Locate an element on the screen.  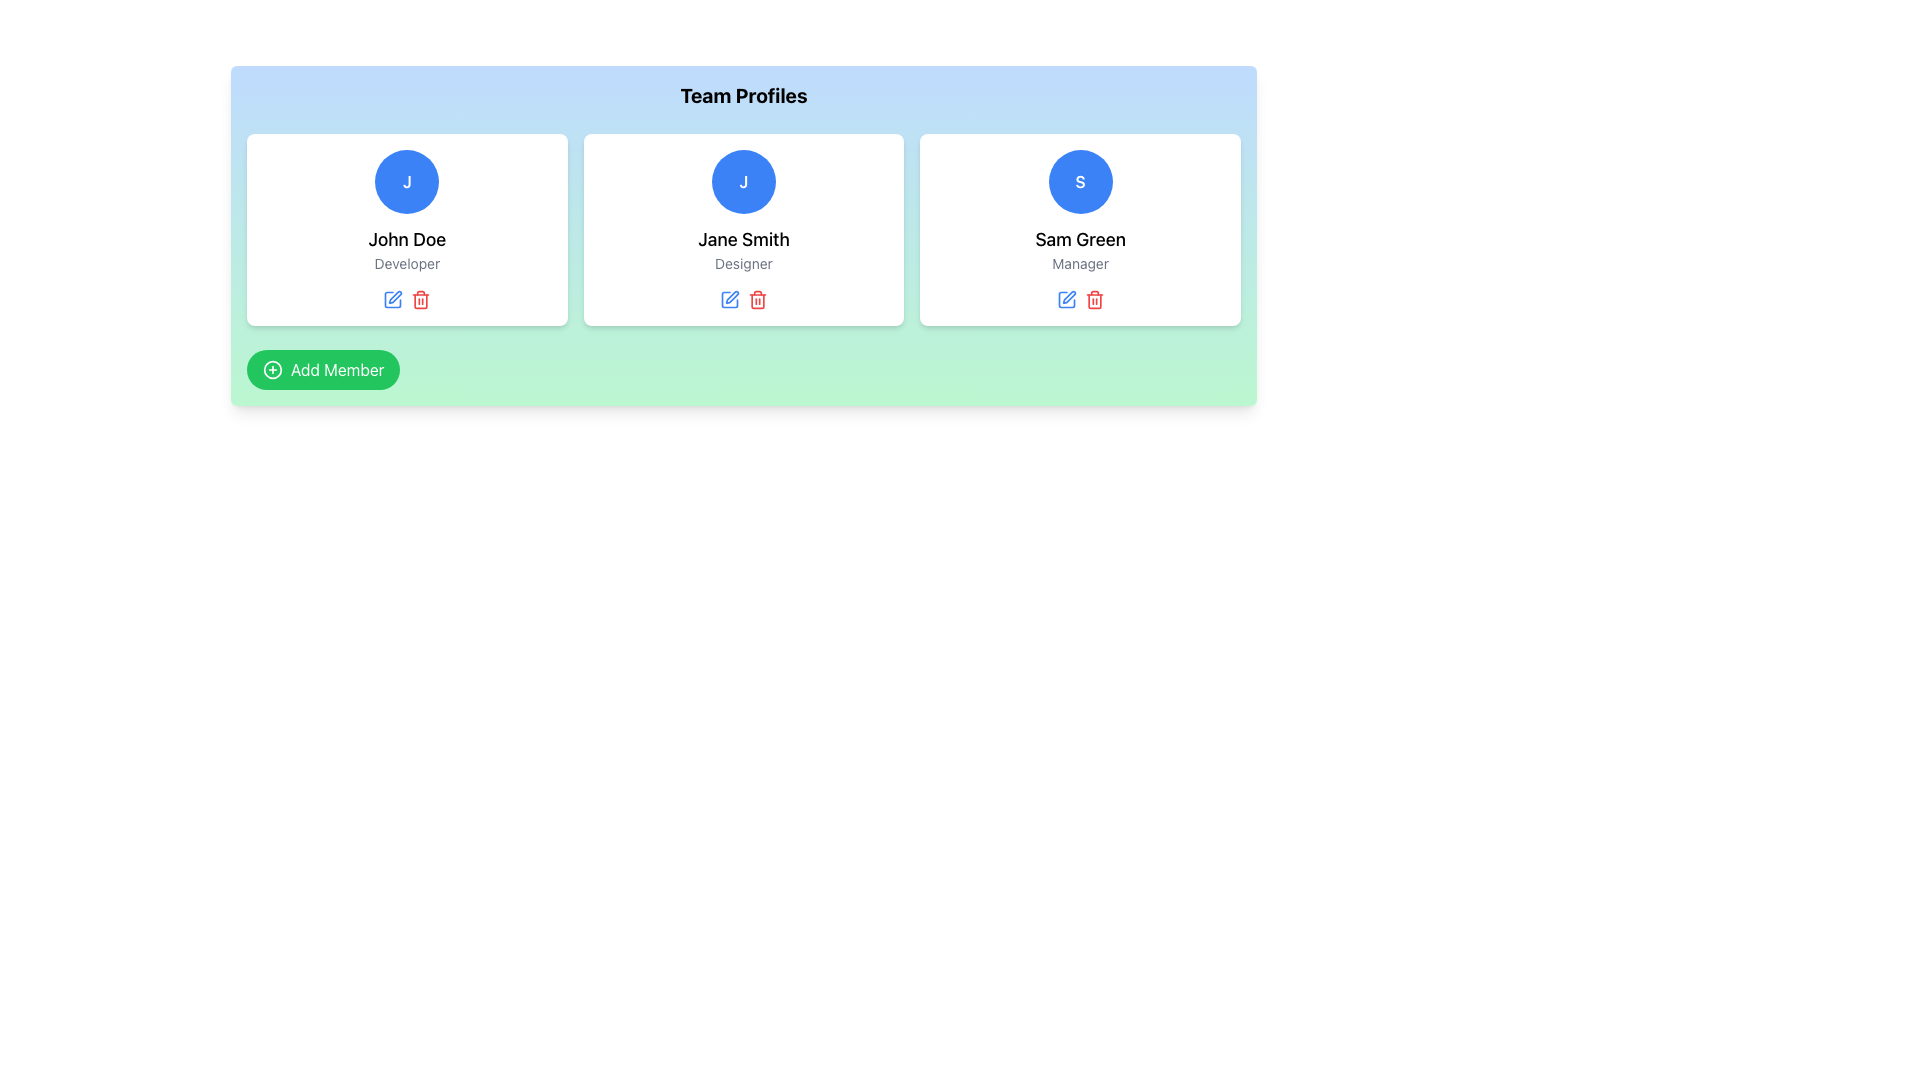
the red trash bin icon button, which is the second interactive icon below John Doe's profile is located at coordinates (420, 300).